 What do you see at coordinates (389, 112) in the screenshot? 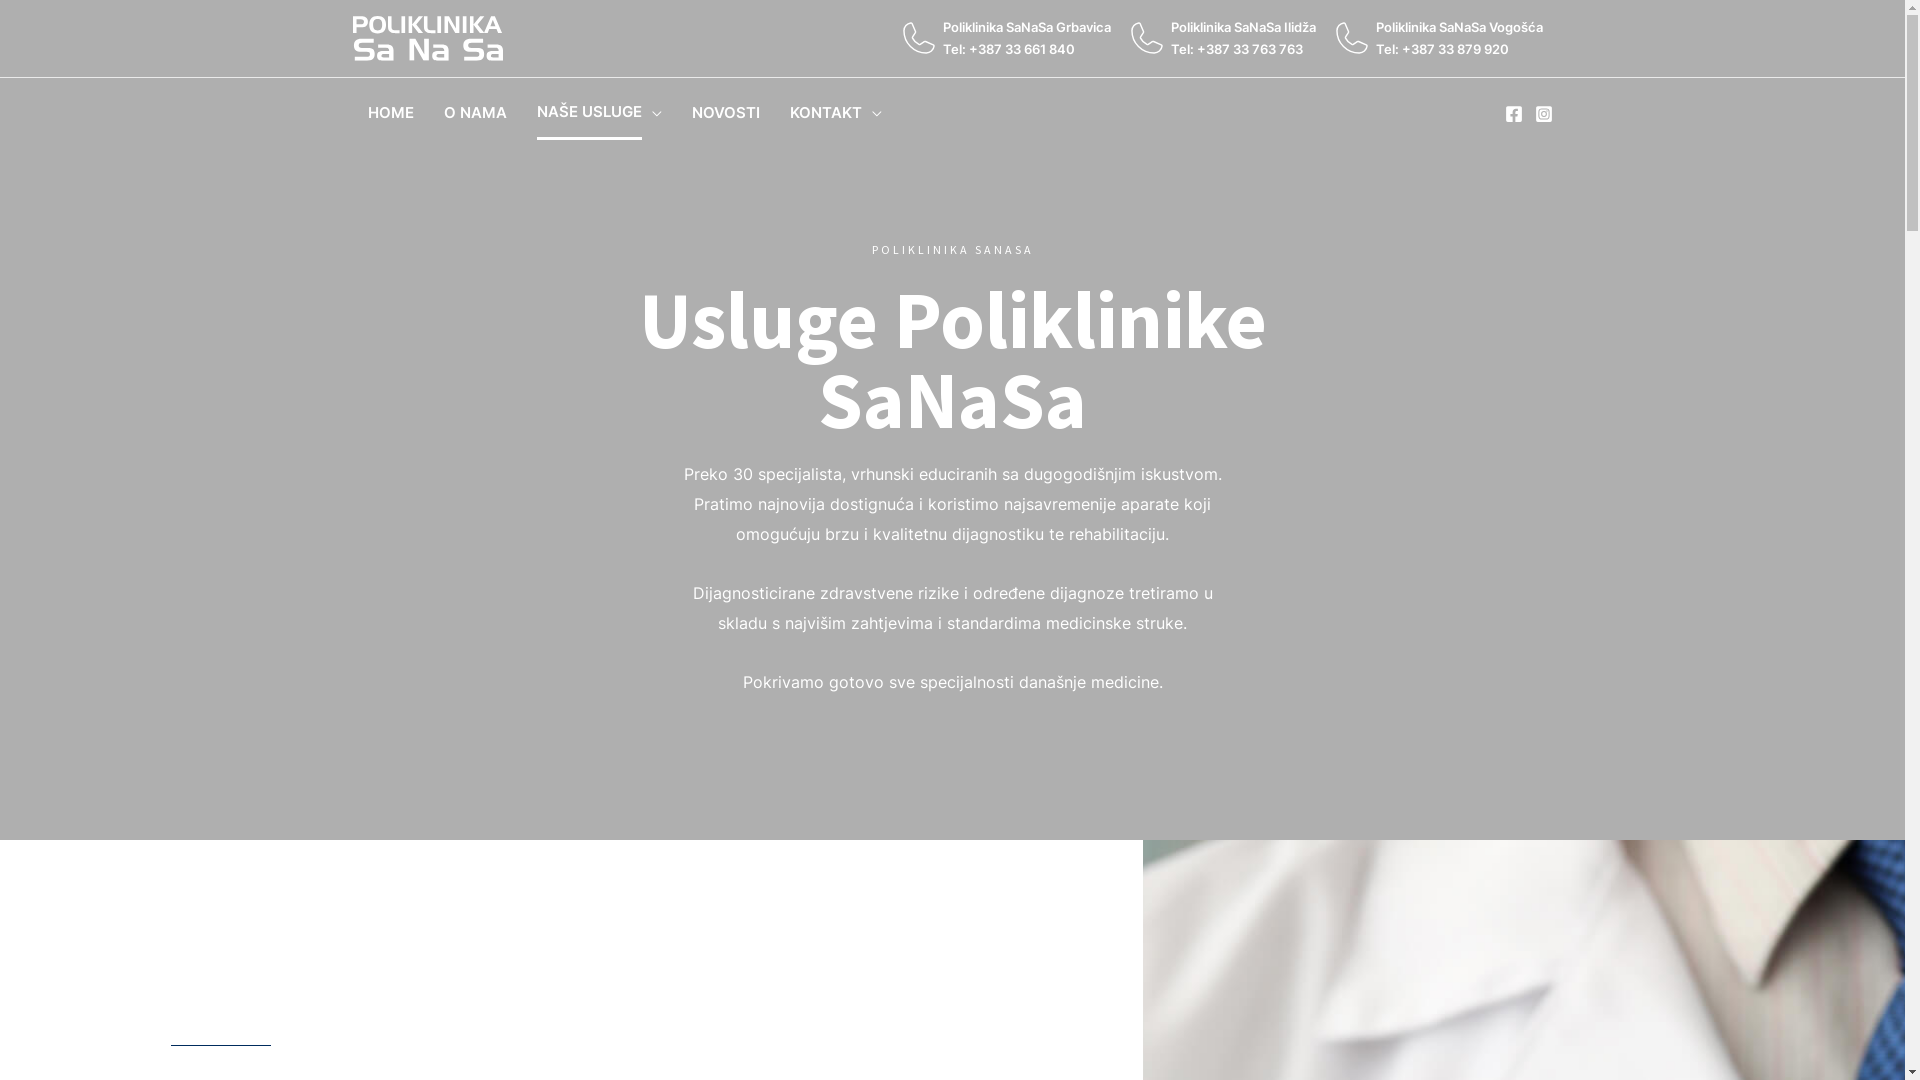
I see `'HOME'` at bounding box center [389, 112].